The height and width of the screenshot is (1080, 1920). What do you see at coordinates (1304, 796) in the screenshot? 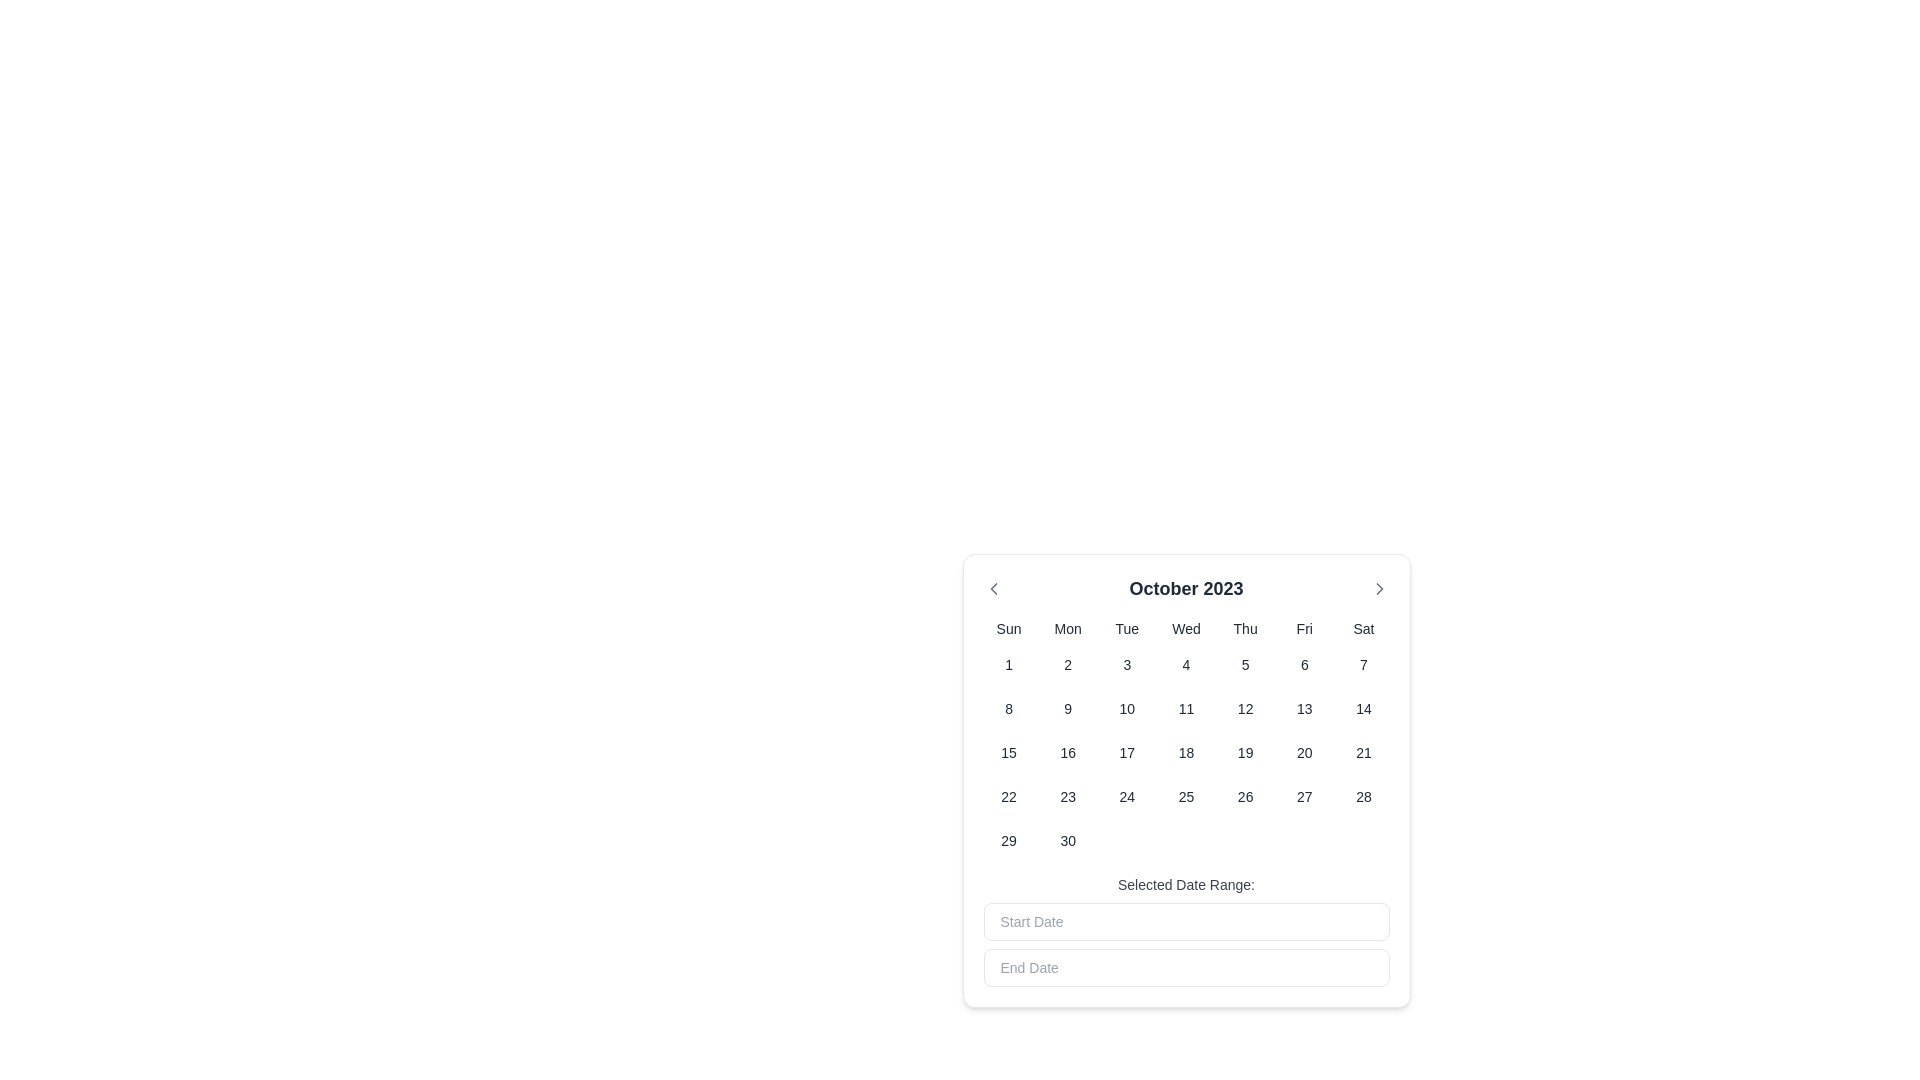
I see `the selectable day button for '27th' in the calendar, located in the last row of the sixth column (Friday)` at bounding box center [1304, 796].